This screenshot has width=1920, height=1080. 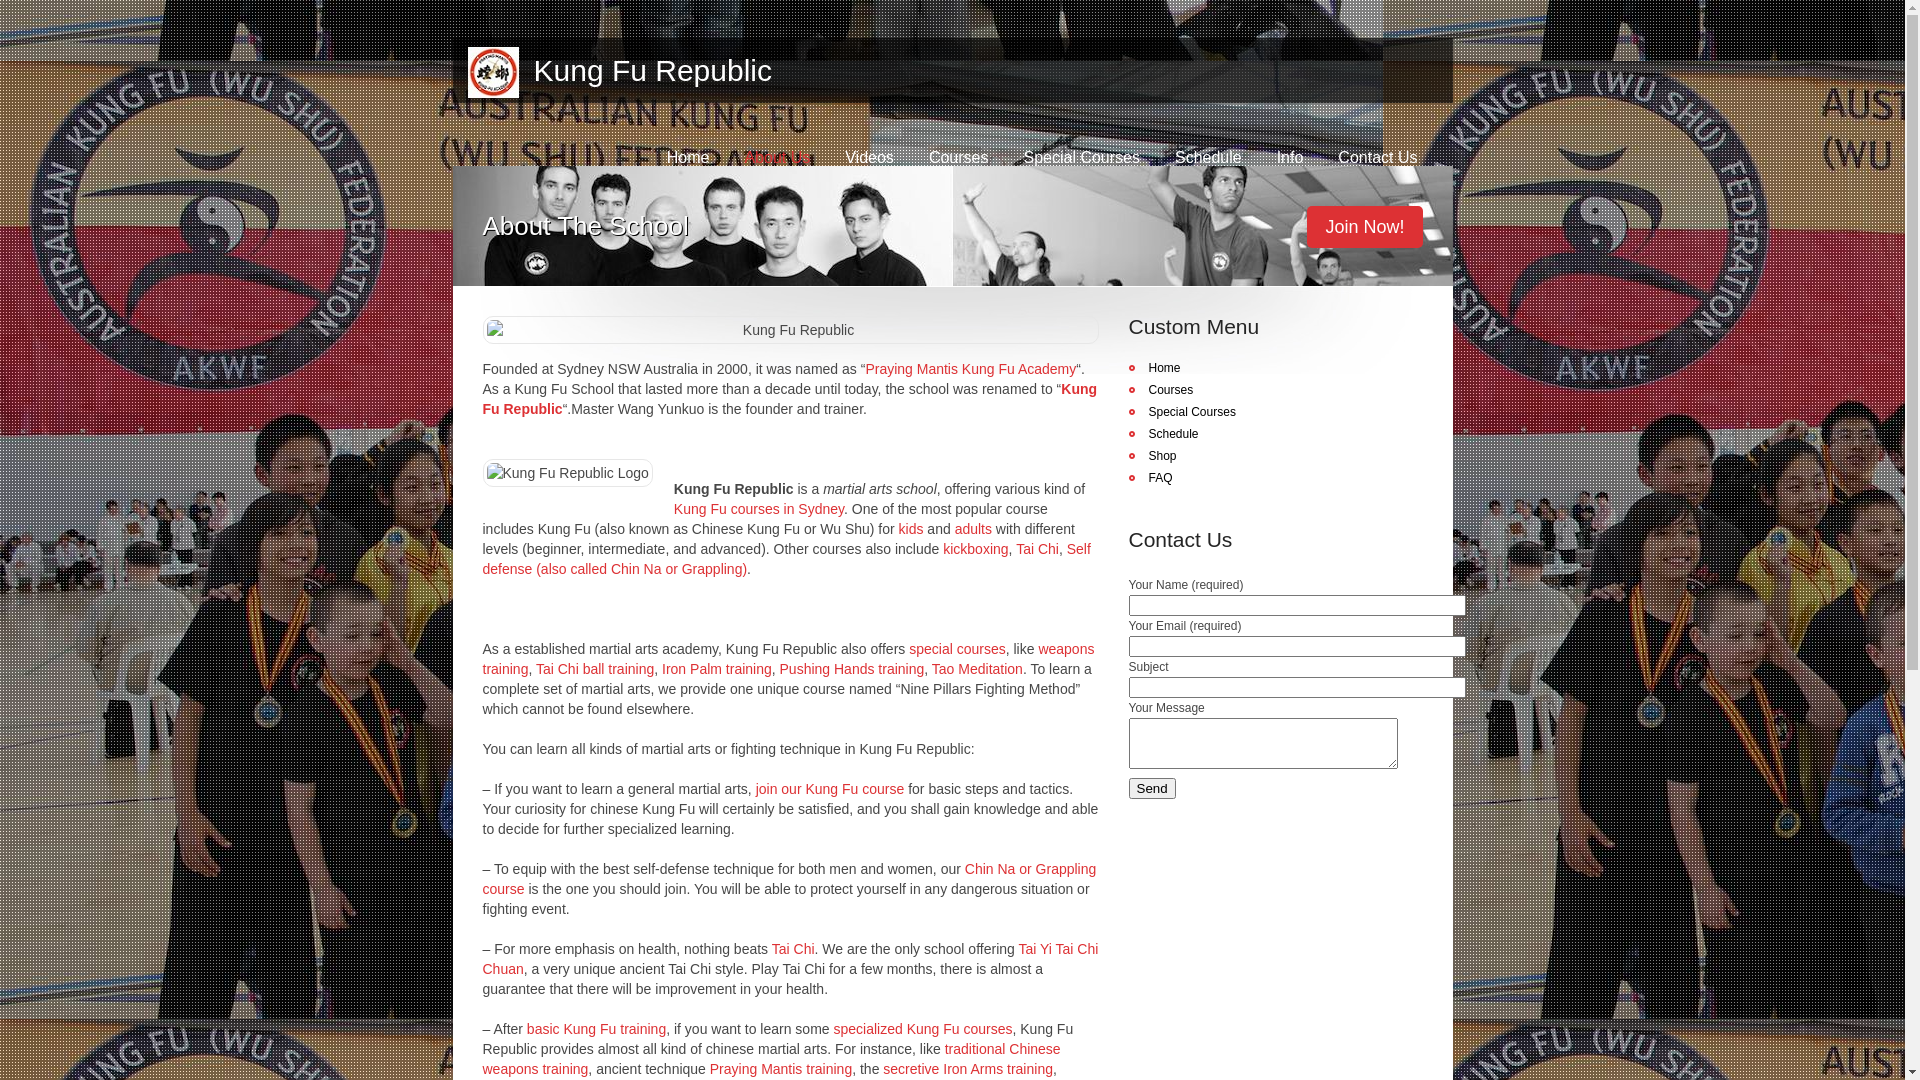 What do you see at coordinates (770, 1058) in the screenshot?
I see `'traditional Chinese weapons training'` at bounding box center [770, 1058].